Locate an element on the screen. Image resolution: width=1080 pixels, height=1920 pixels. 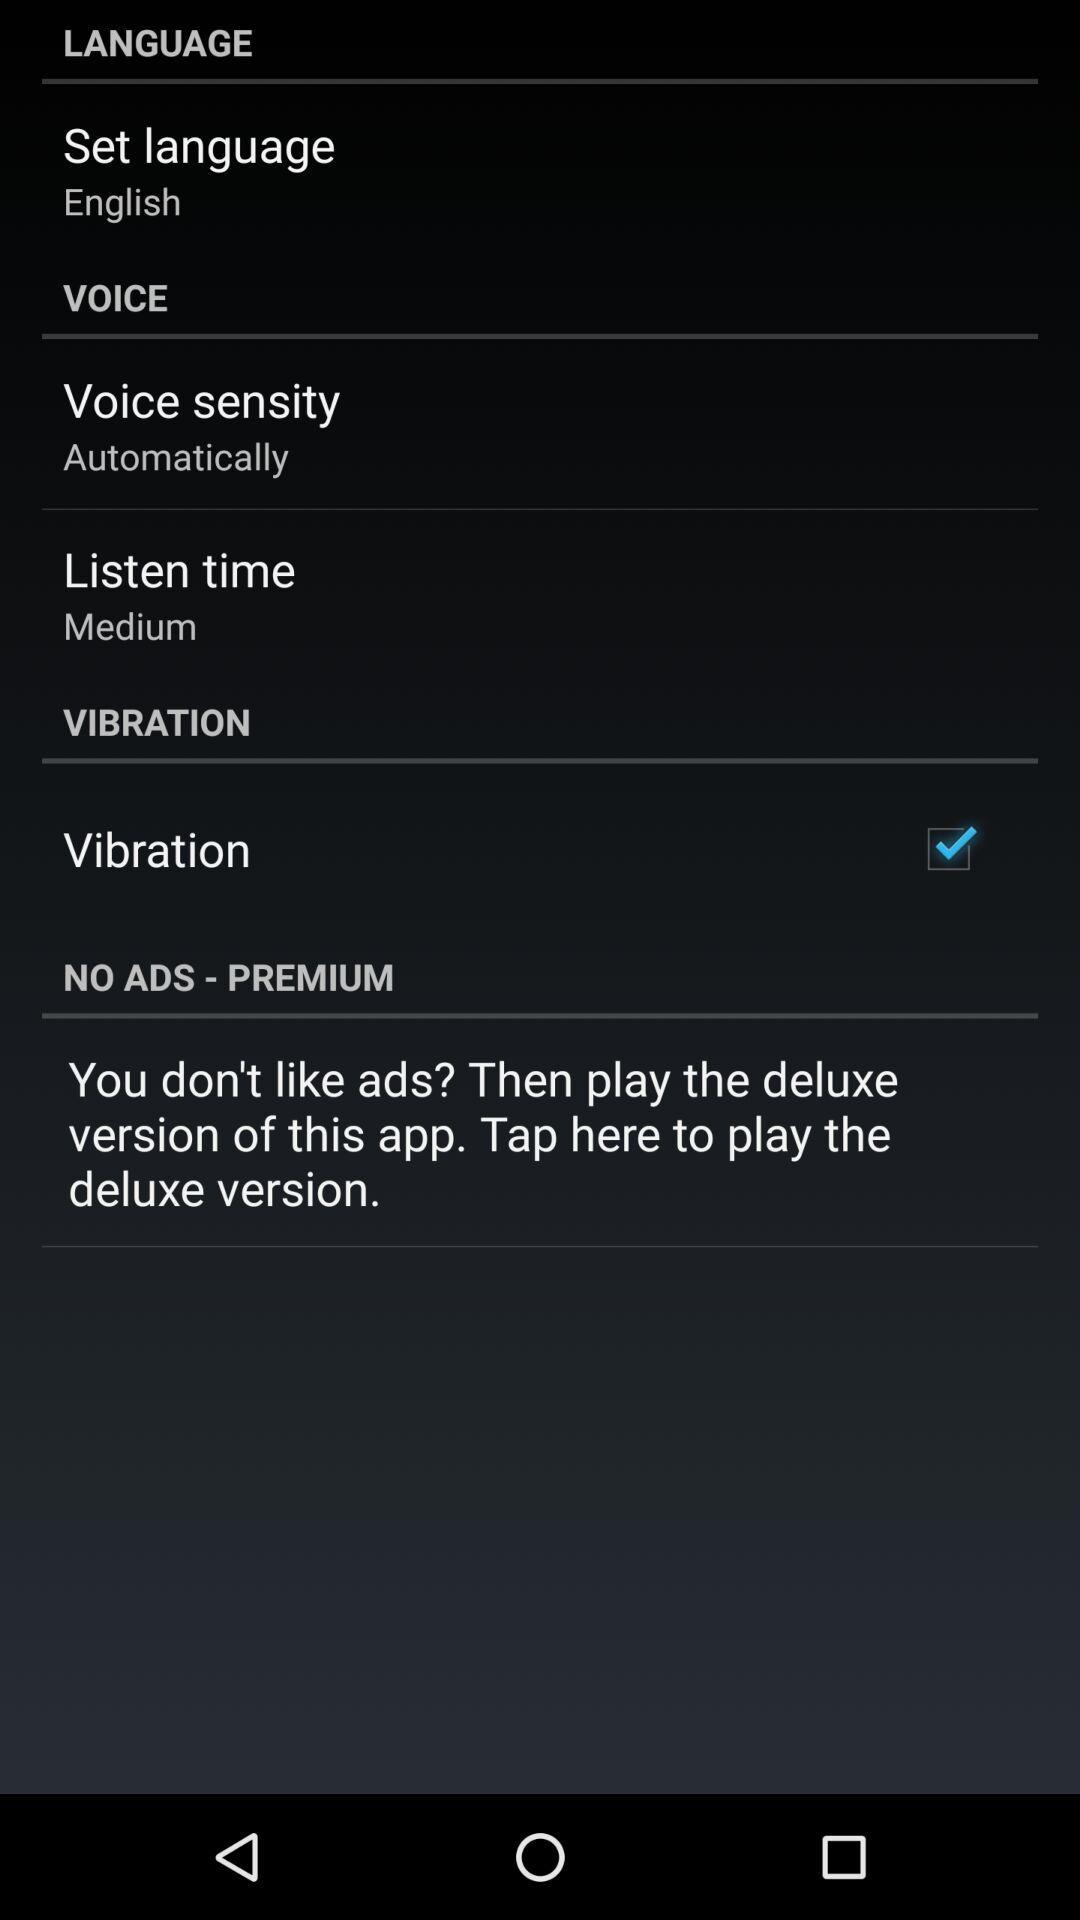
icon below set language is located at coordinates (122, 201).